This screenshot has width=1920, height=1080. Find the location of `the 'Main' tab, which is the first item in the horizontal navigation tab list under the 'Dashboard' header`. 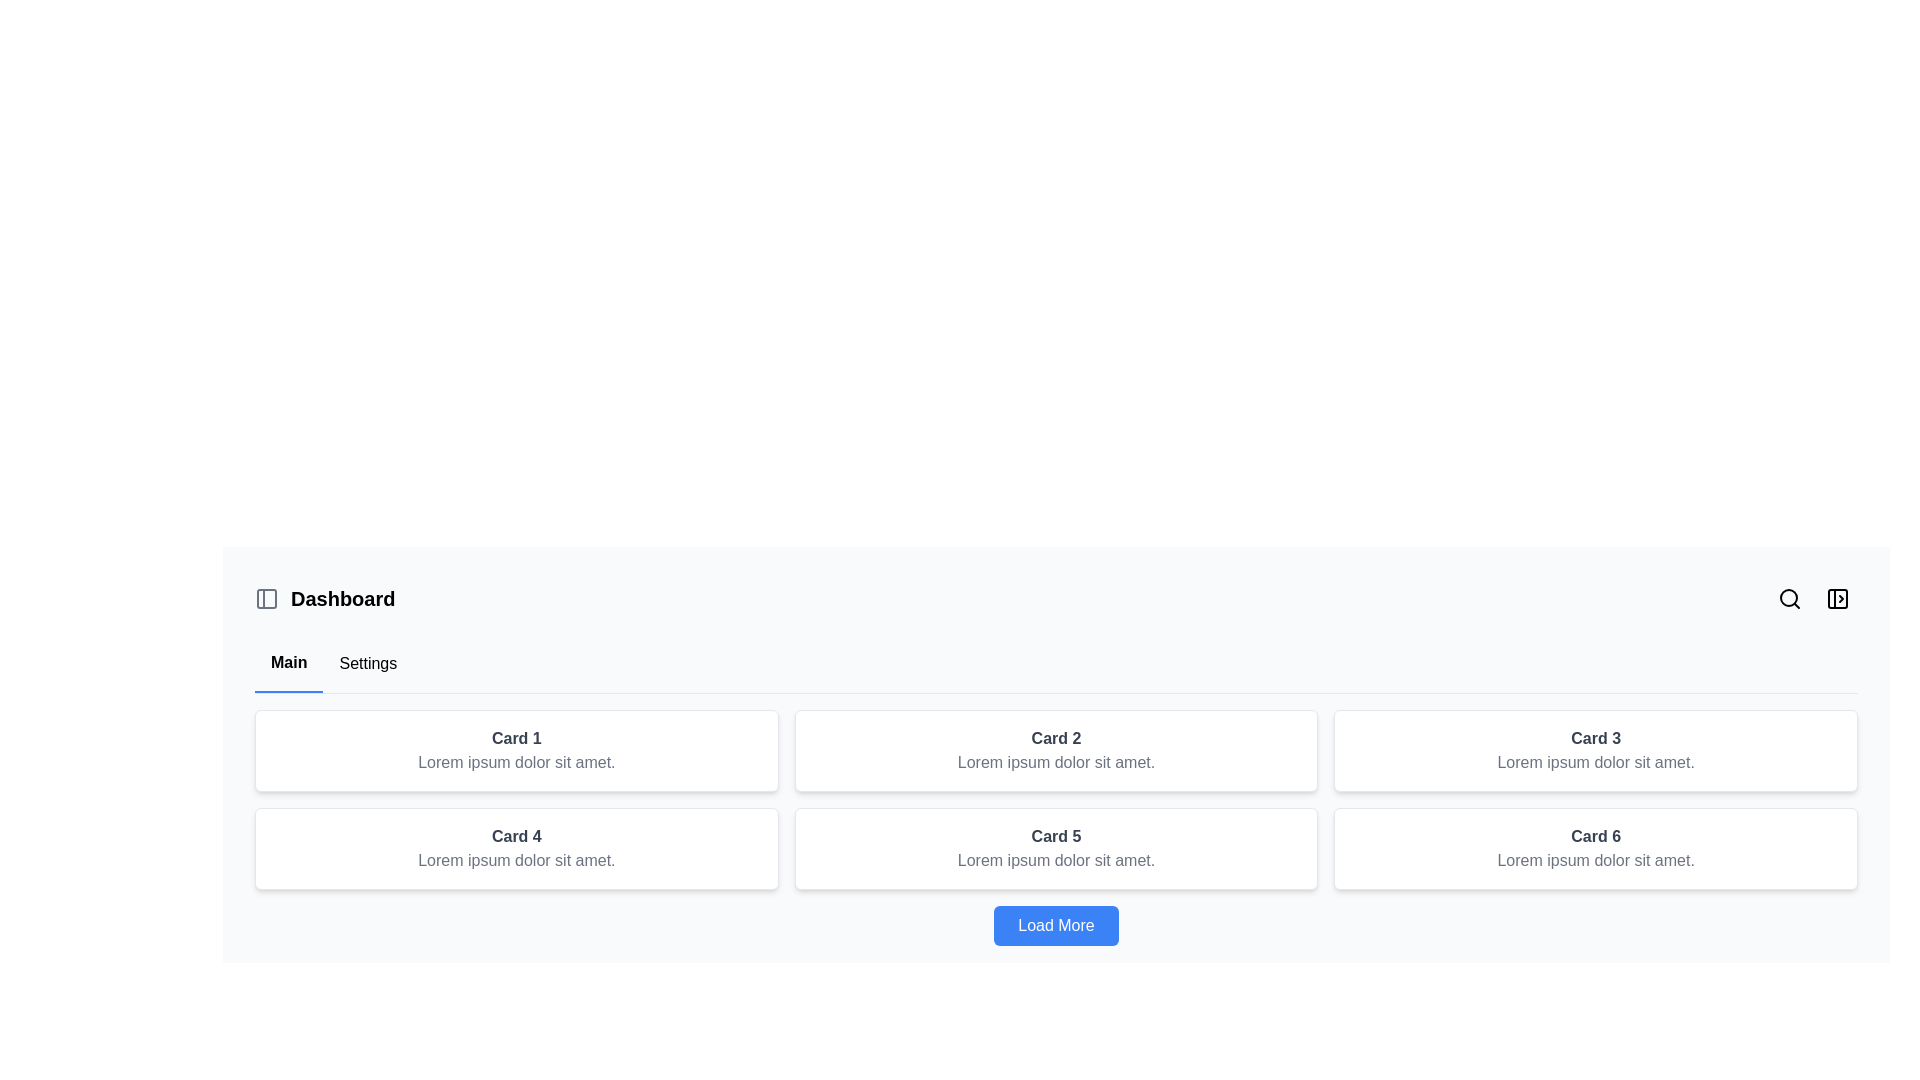

the 'Main' tab, which is the first item in the horizontal navigation tab list under the 'Dashboard' header is located at coordinates (287, 663).